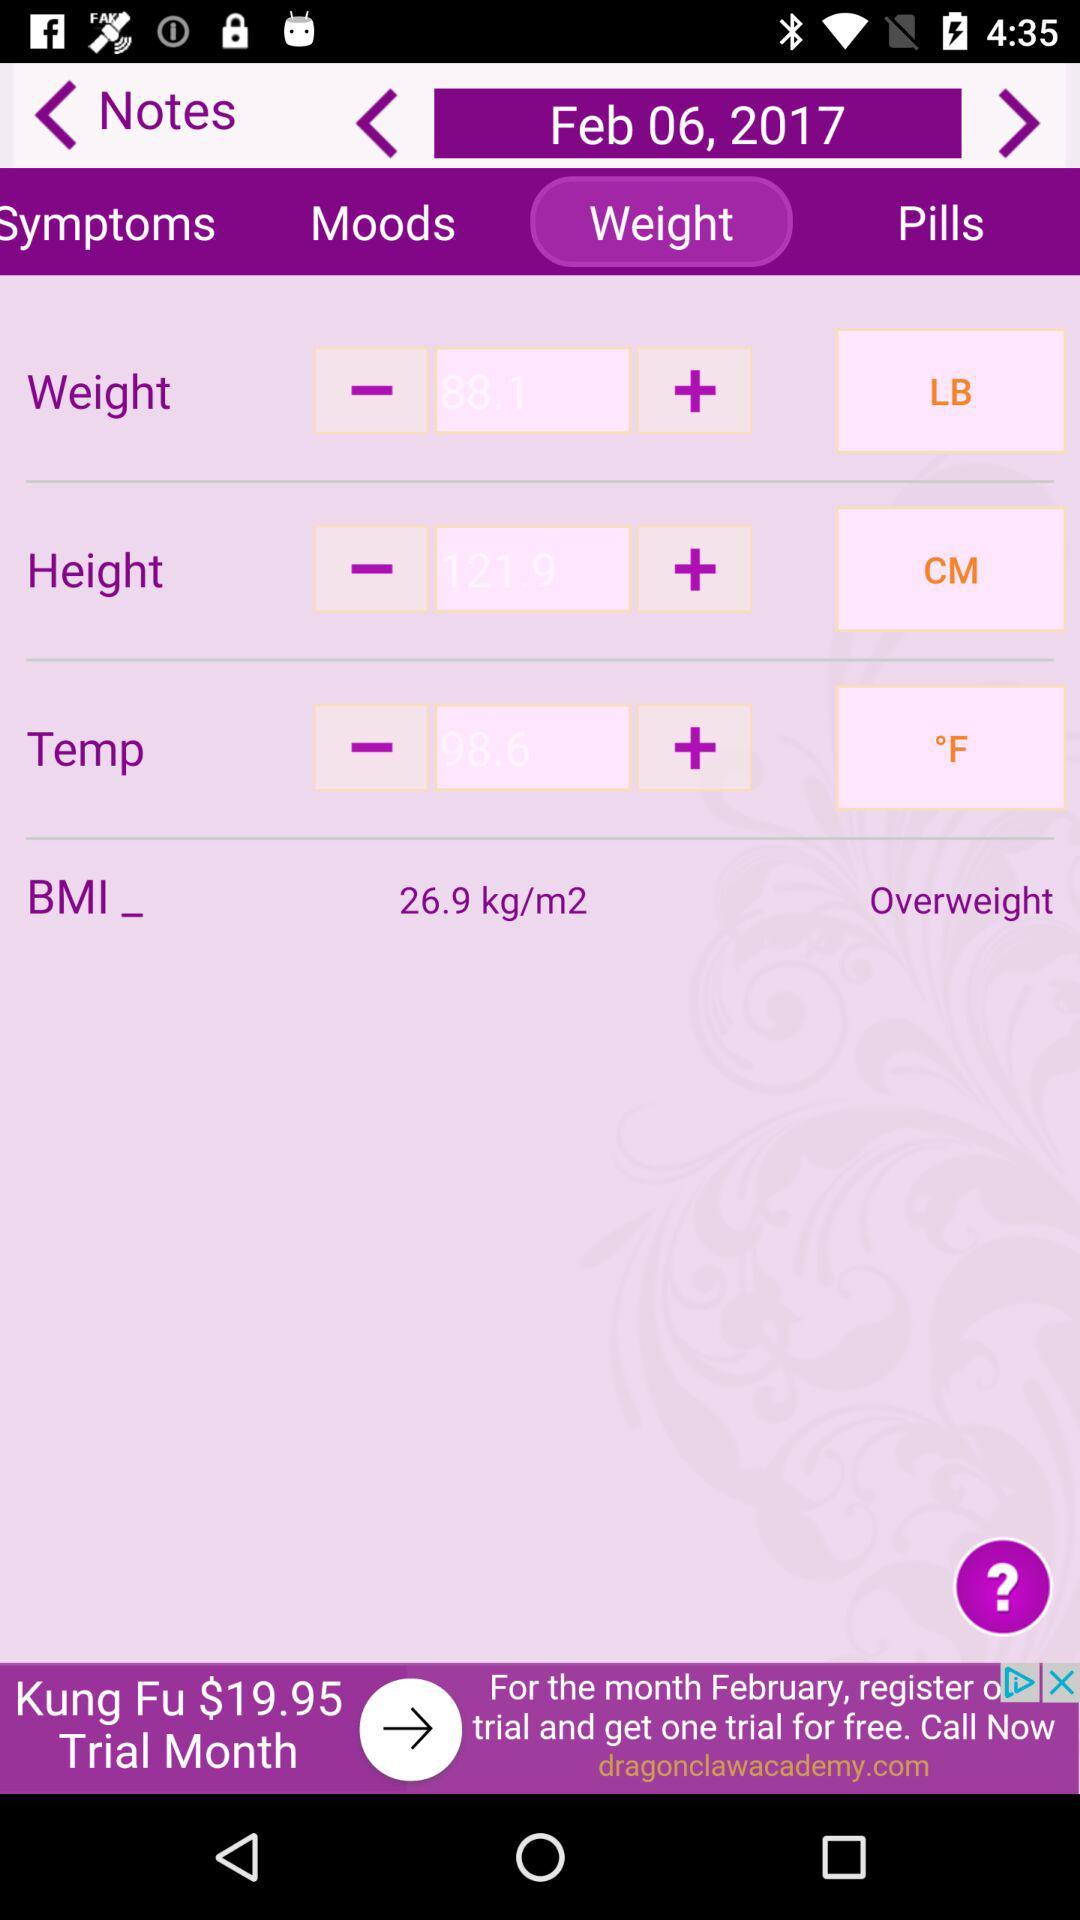  What do you see at coordinates (693, 390) in the screenshot?
I see `the add icon` at bounding box center [693, 390].